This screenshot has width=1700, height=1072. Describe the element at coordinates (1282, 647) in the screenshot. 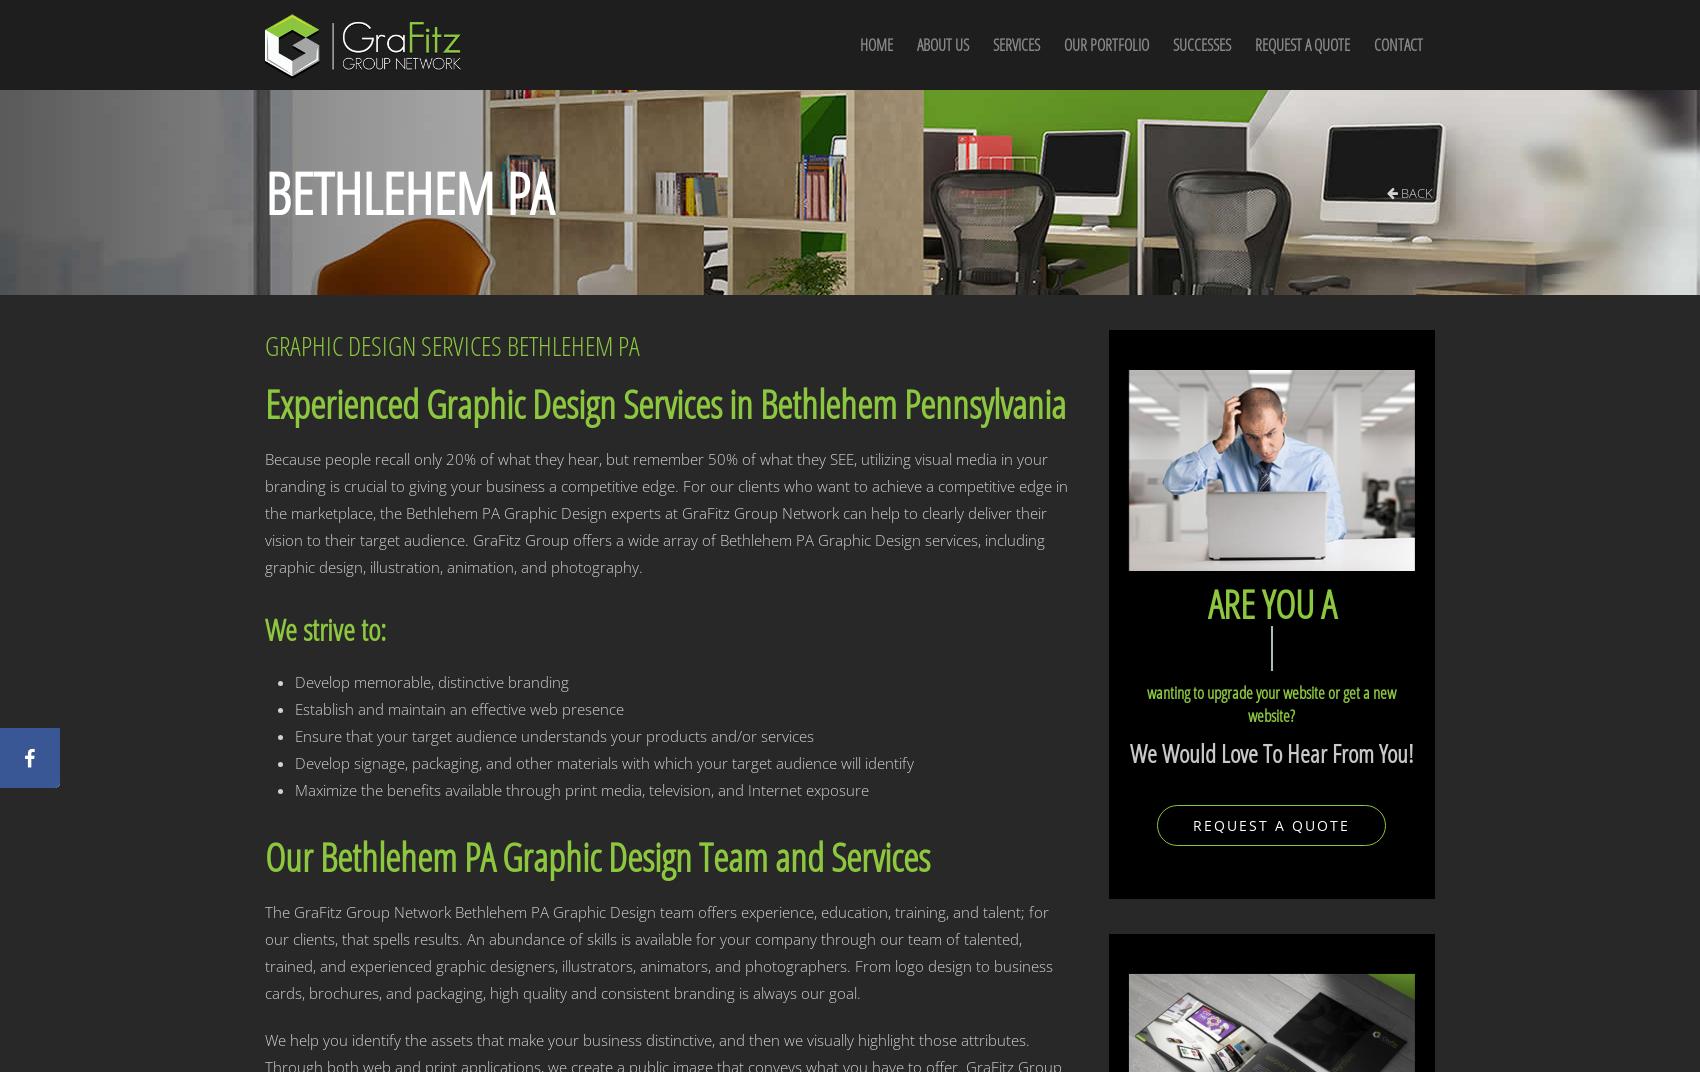

I see `'MEDIUM BUSINESS?'` at that location.